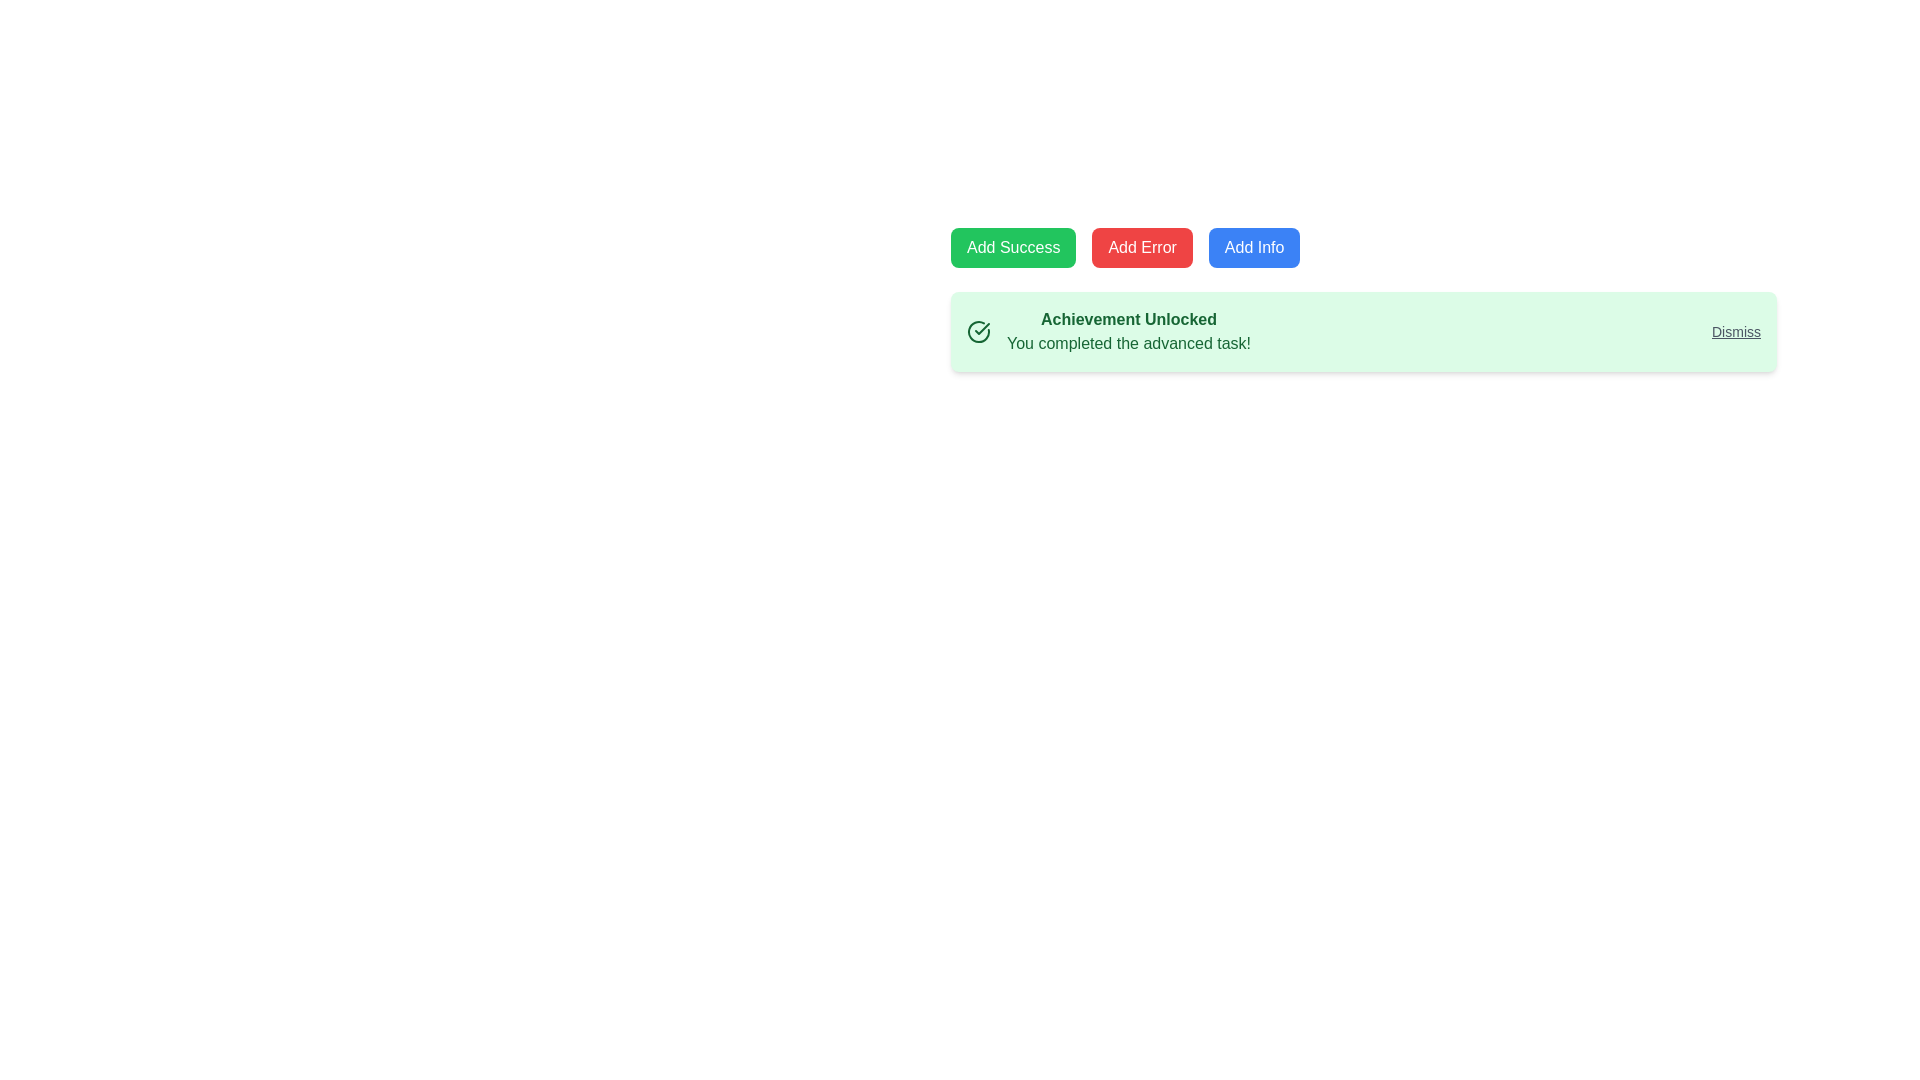 Image resolution: width=1920 pixels, height=1080 pixels. Describe the element at coordinates (1142, 246) in the screenshot. I see `the red 'Add Error' button with white text` at that location.